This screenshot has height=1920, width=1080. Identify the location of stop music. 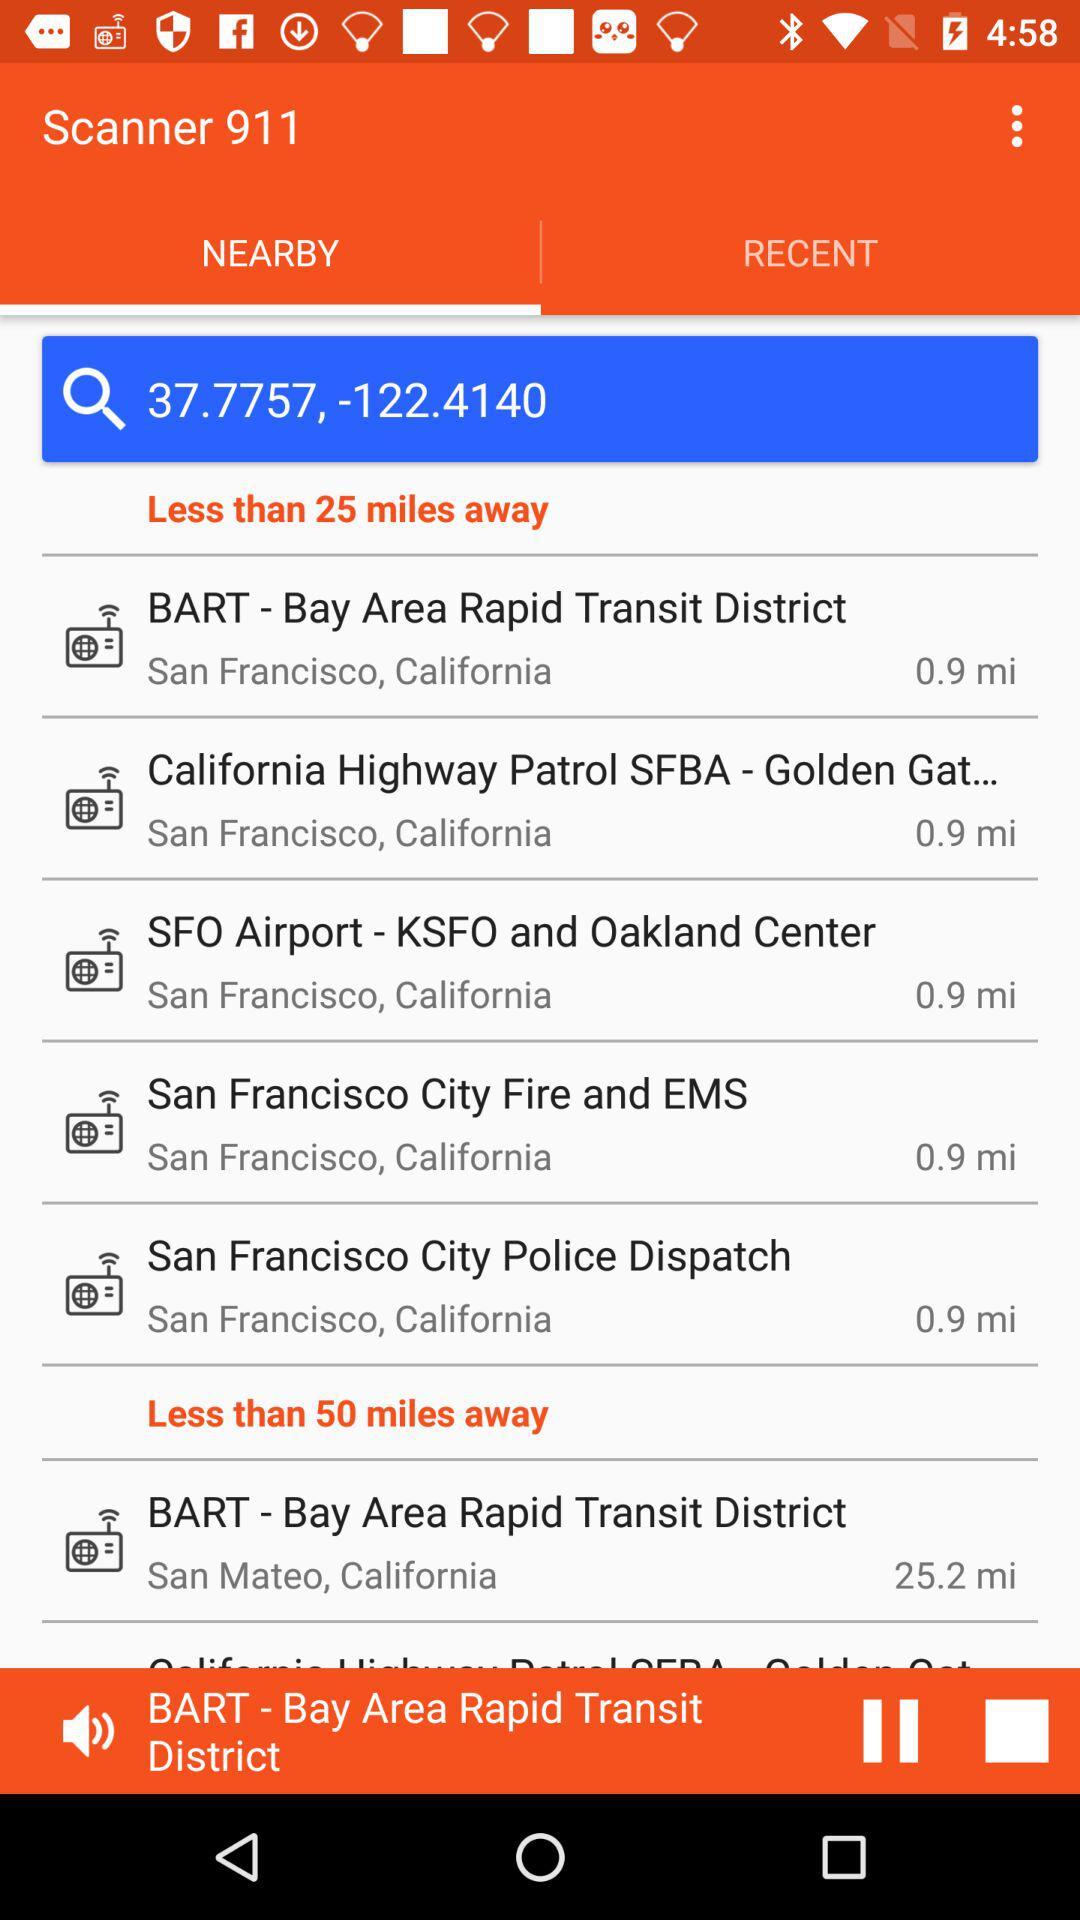
(1017, 1730).